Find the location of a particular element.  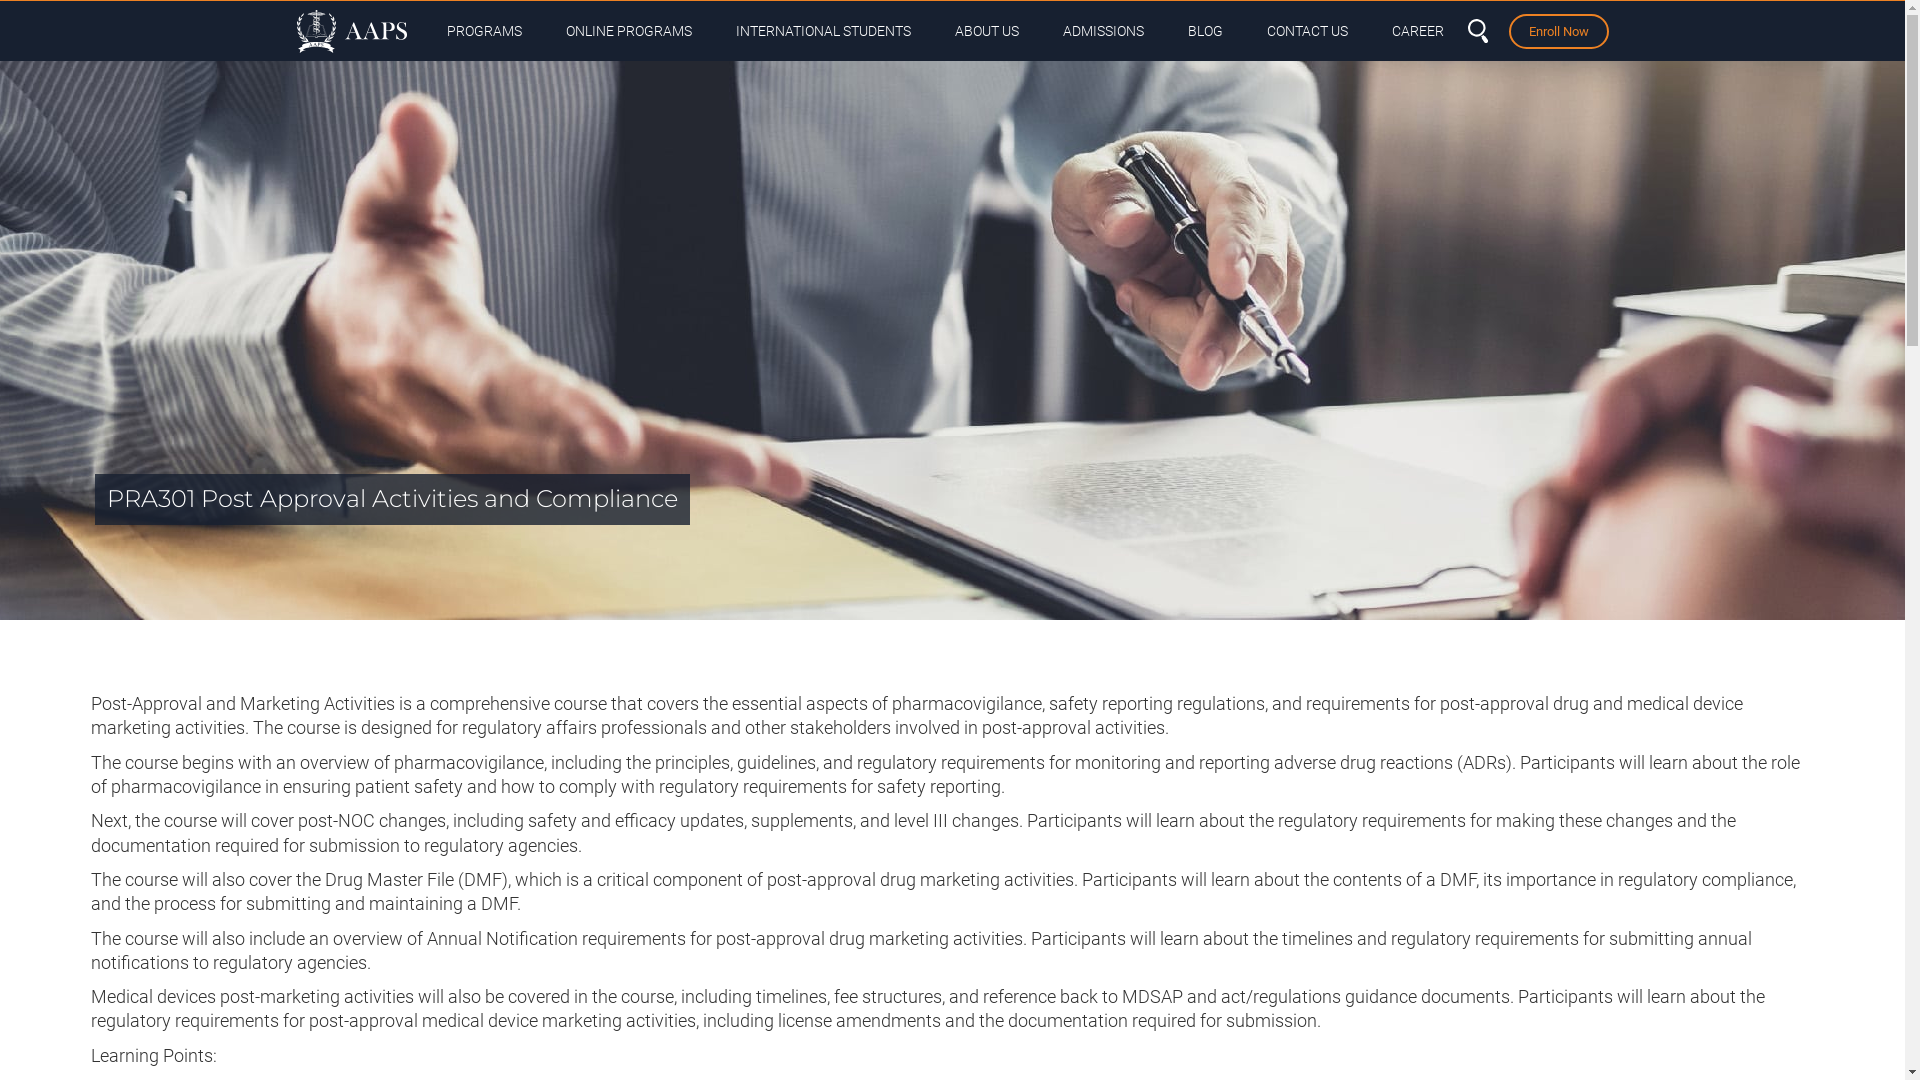

'ADMISSIONS' is located at coordinates (1101, 30).